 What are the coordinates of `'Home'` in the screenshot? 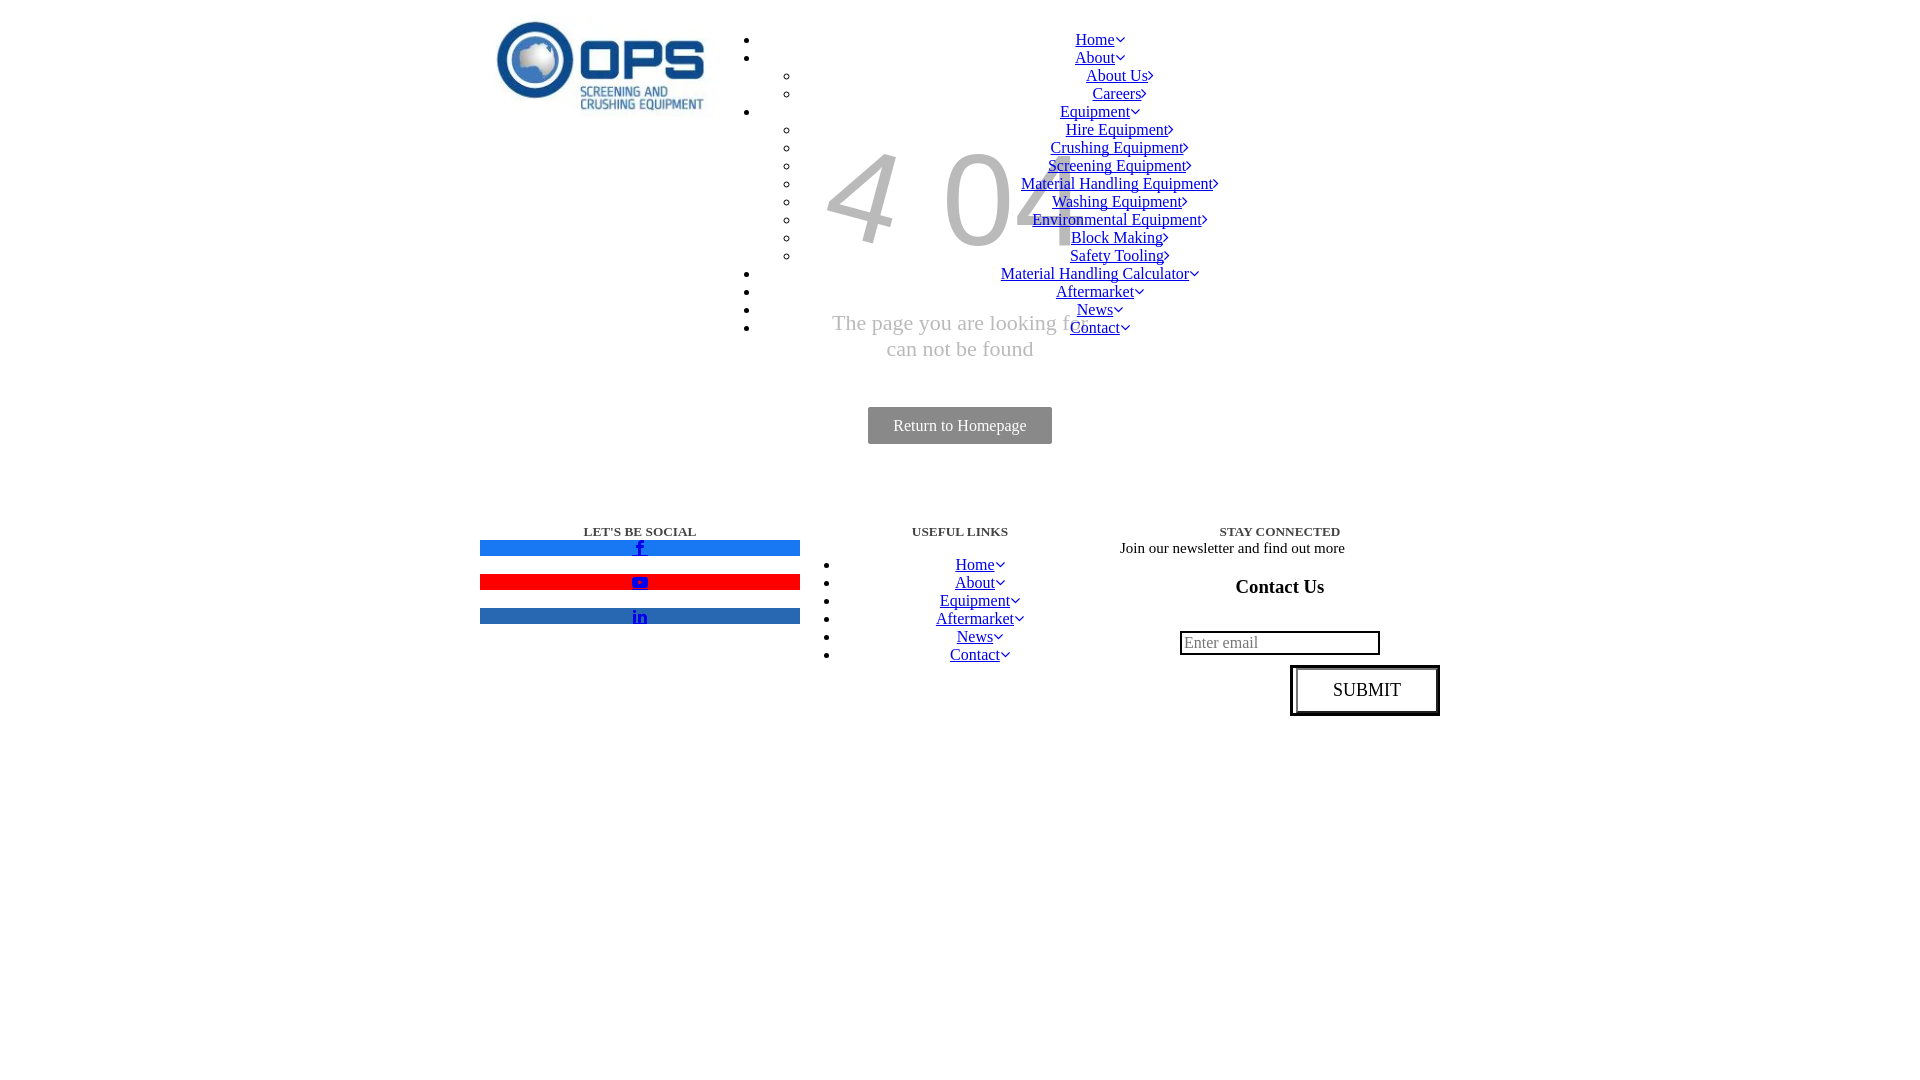 It's located at (979, 564).